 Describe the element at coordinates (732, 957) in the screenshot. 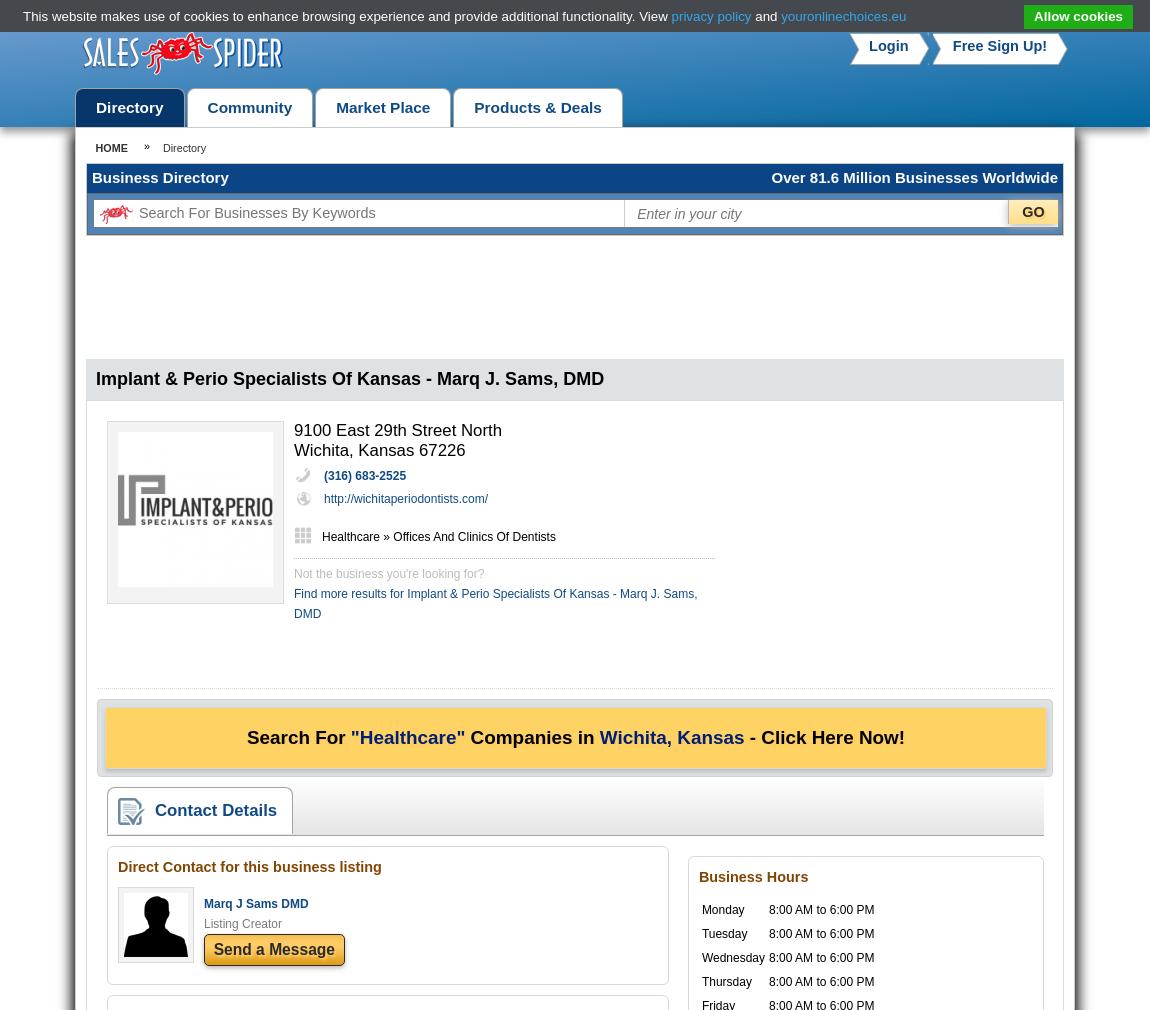

I see `'Wednesday'` at that location.